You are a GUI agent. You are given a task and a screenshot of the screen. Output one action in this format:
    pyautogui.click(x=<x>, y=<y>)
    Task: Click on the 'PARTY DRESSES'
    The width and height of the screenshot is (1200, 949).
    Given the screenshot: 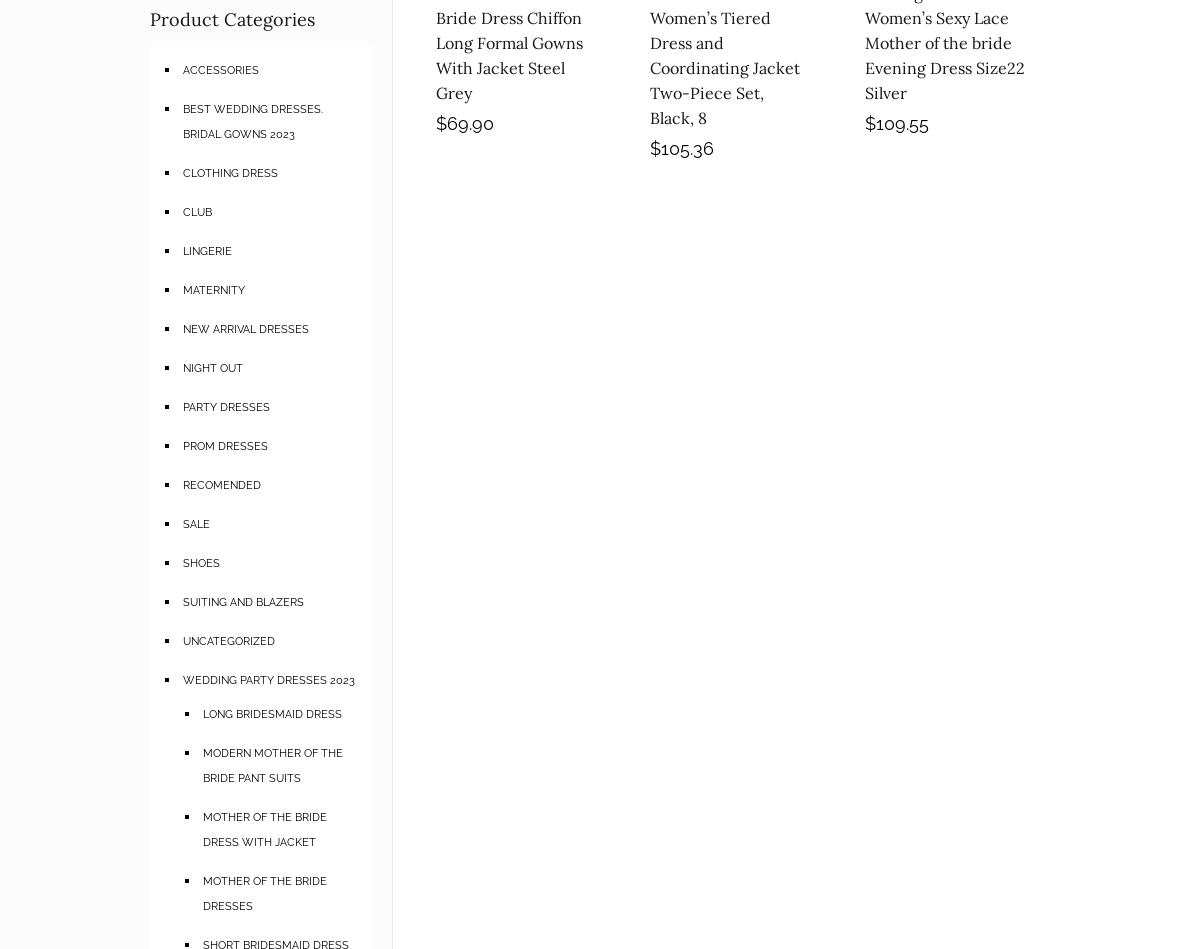 What is the action you would take?
    pyautogui.click(x=225, y=405)
    